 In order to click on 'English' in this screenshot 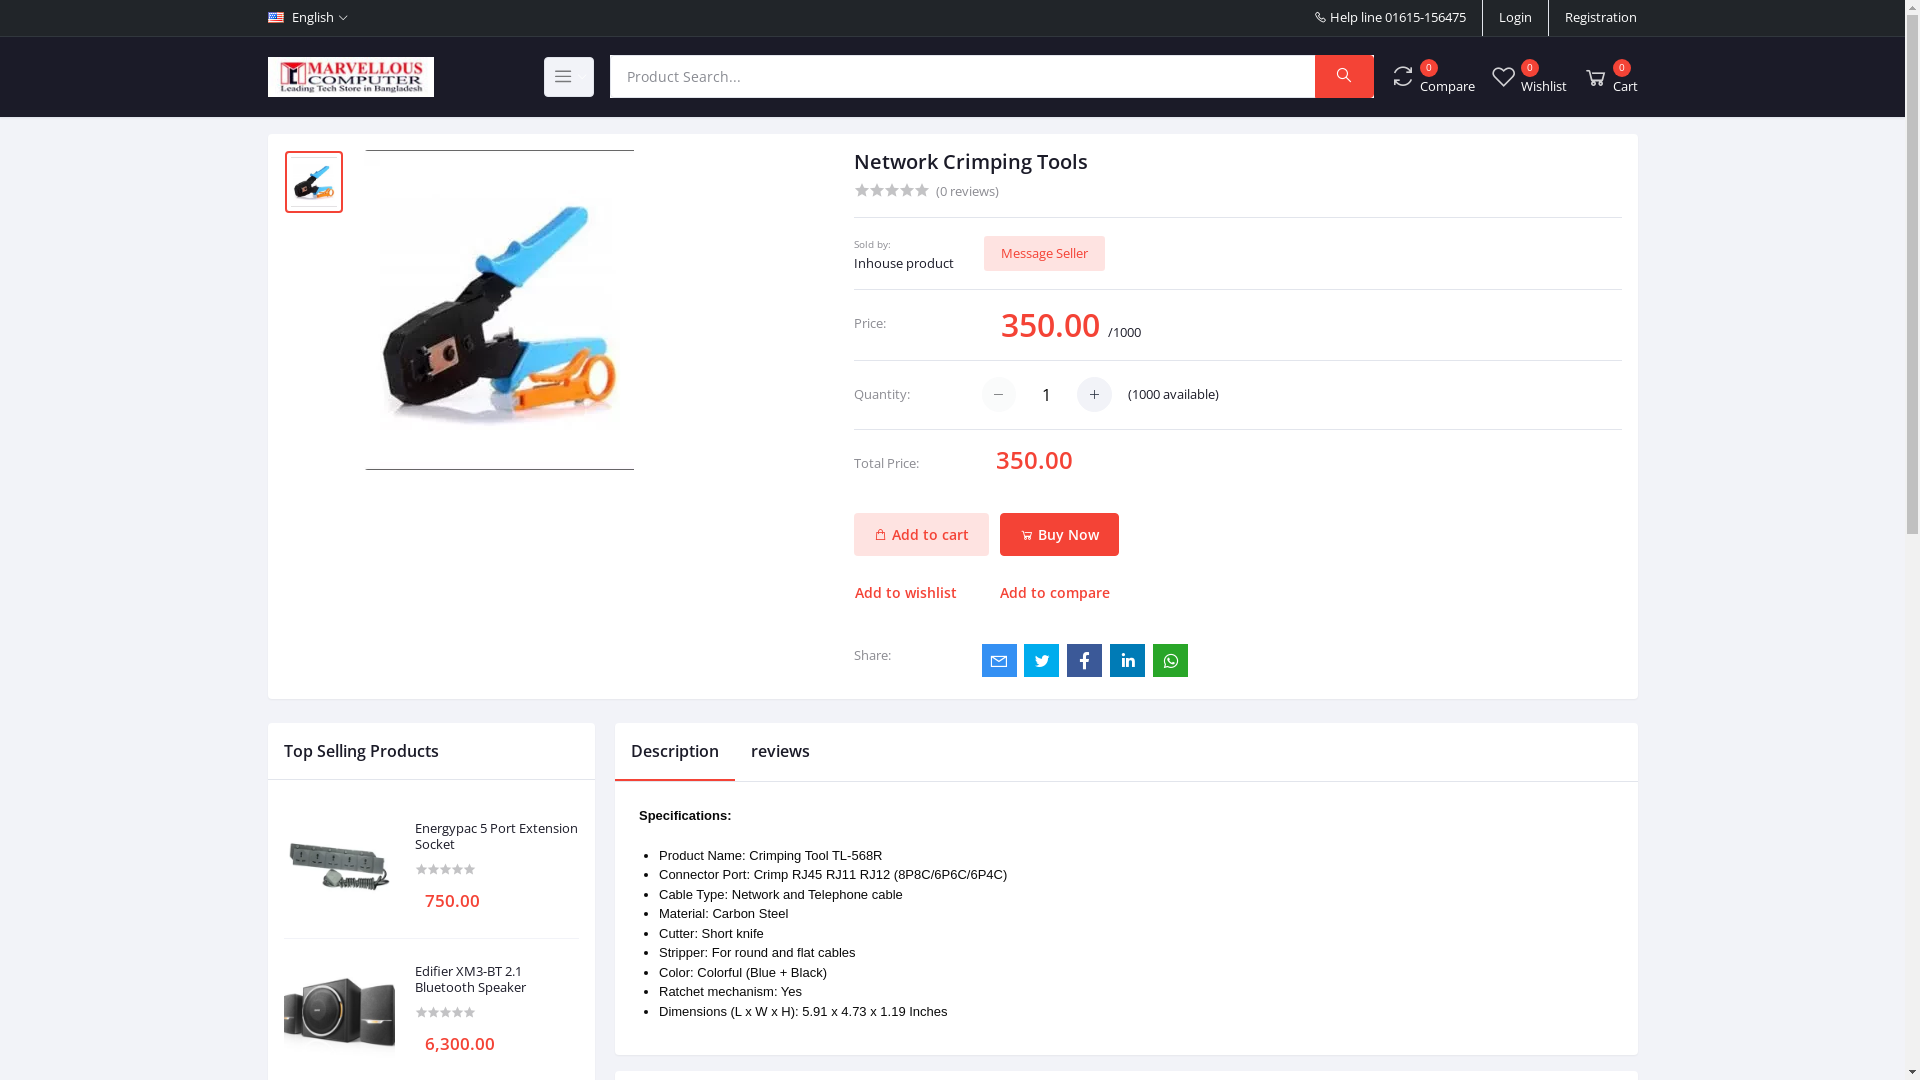, I will do `click(267, 18)`.